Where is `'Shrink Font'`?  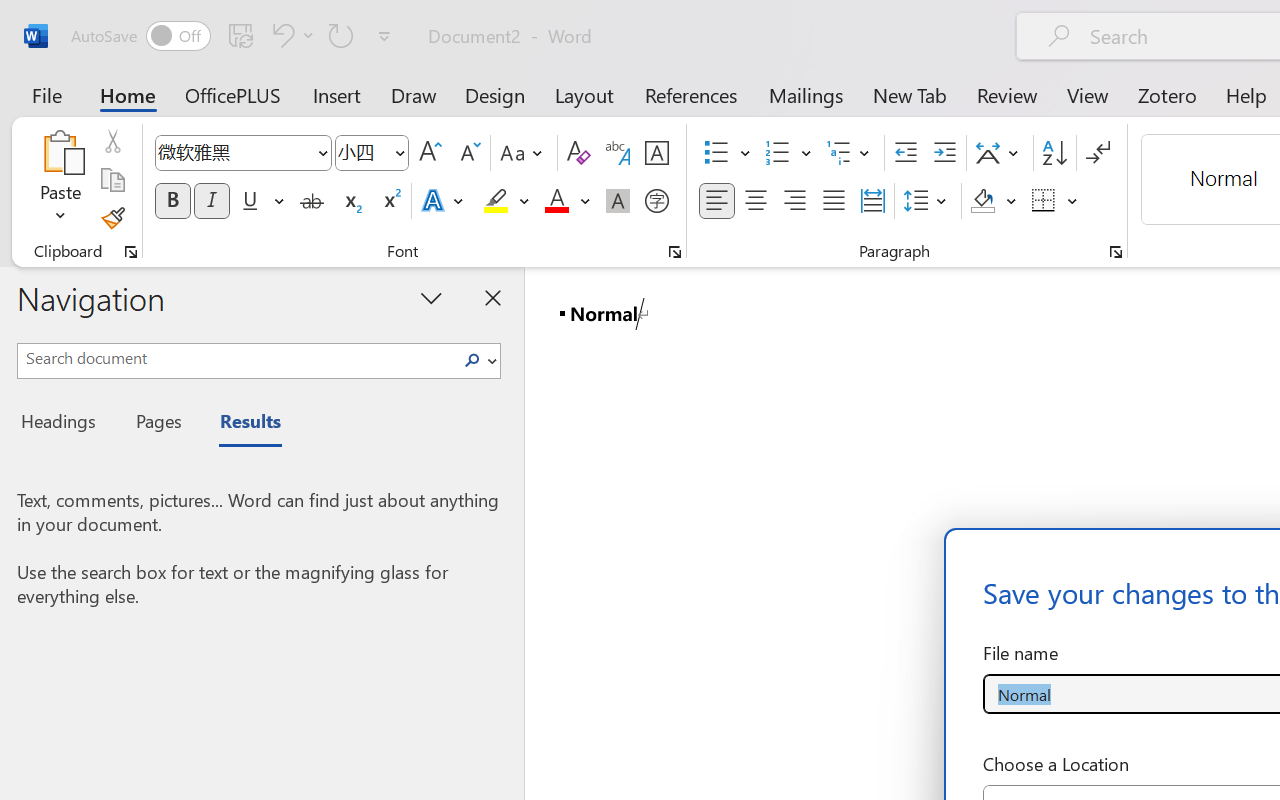
'Shrink Font' is located at coordinates (467, 153).